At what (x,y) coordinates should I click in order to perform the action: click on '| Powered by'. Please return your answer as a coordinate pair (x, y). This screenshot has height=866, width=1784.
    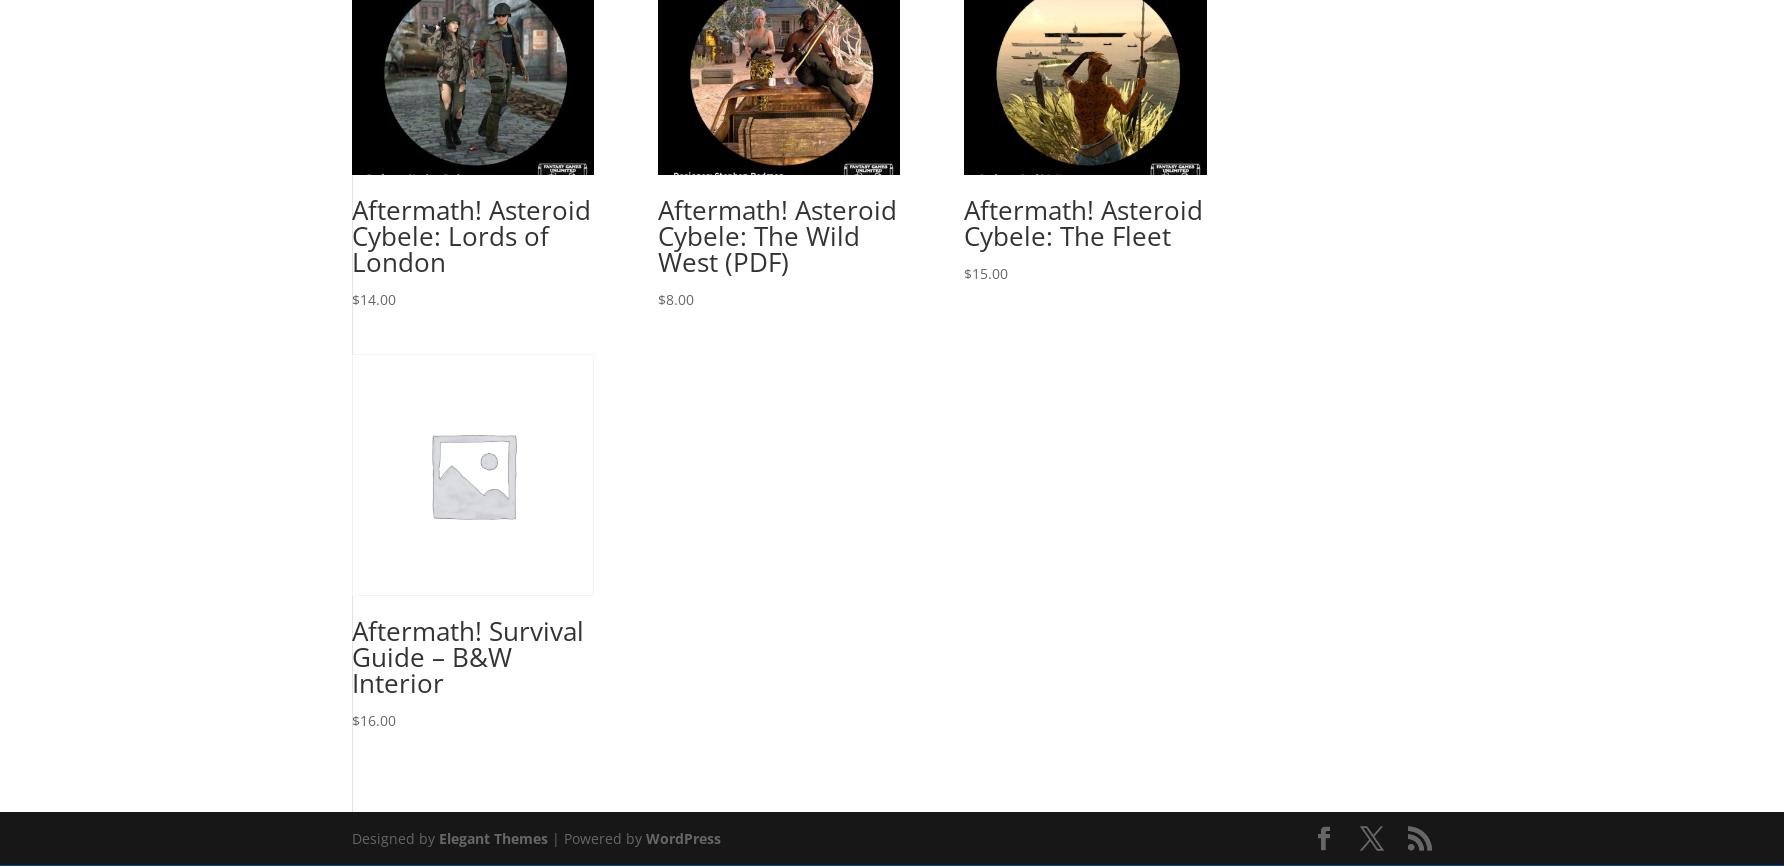
    Looking at the image, I should click on (595, 836).